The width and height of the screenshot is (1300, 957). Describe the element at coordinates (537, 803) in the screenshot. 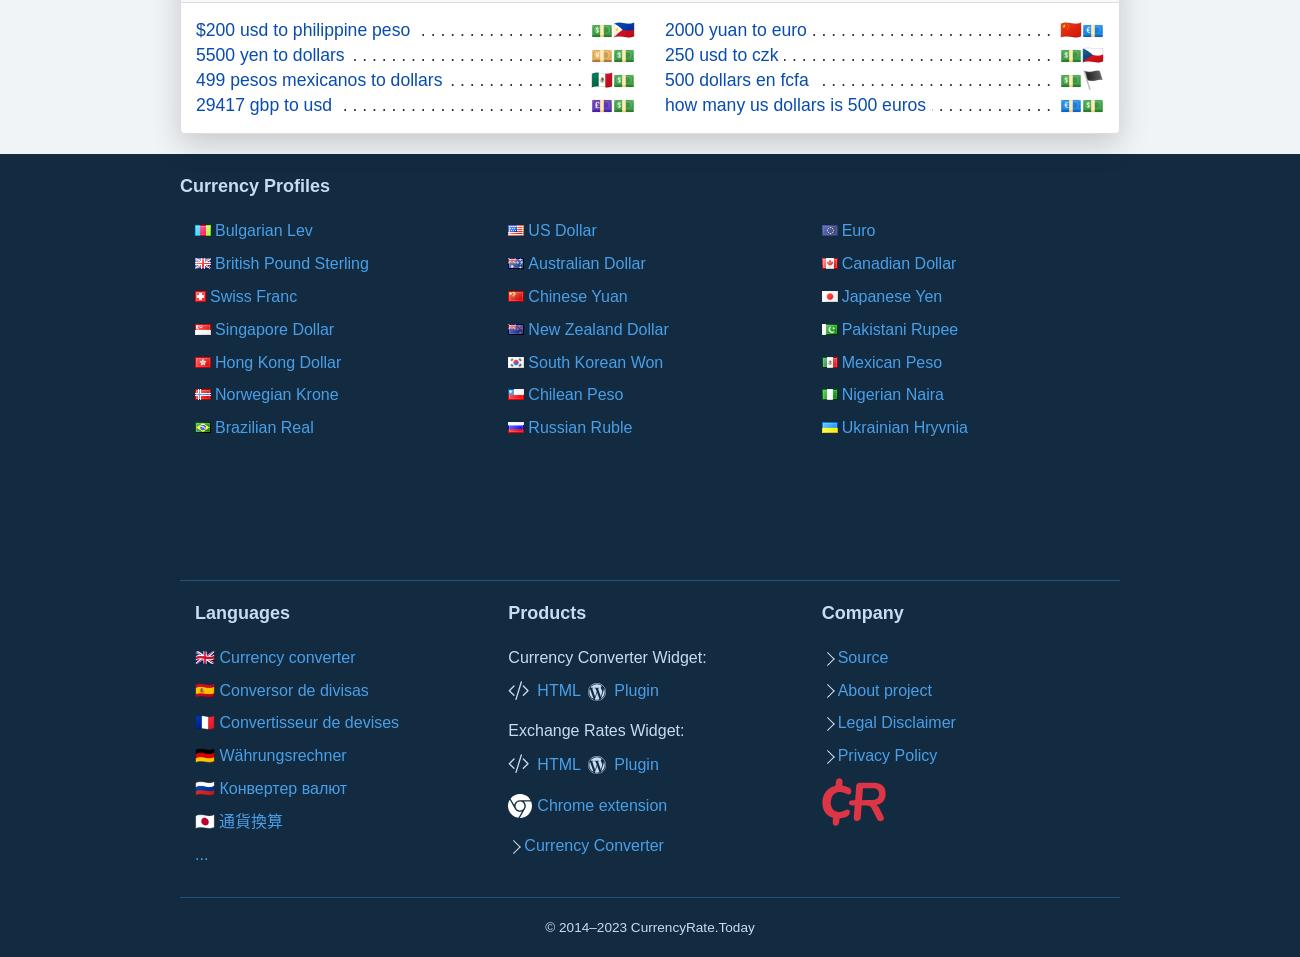

I see `'Chrome extension'` at that location.